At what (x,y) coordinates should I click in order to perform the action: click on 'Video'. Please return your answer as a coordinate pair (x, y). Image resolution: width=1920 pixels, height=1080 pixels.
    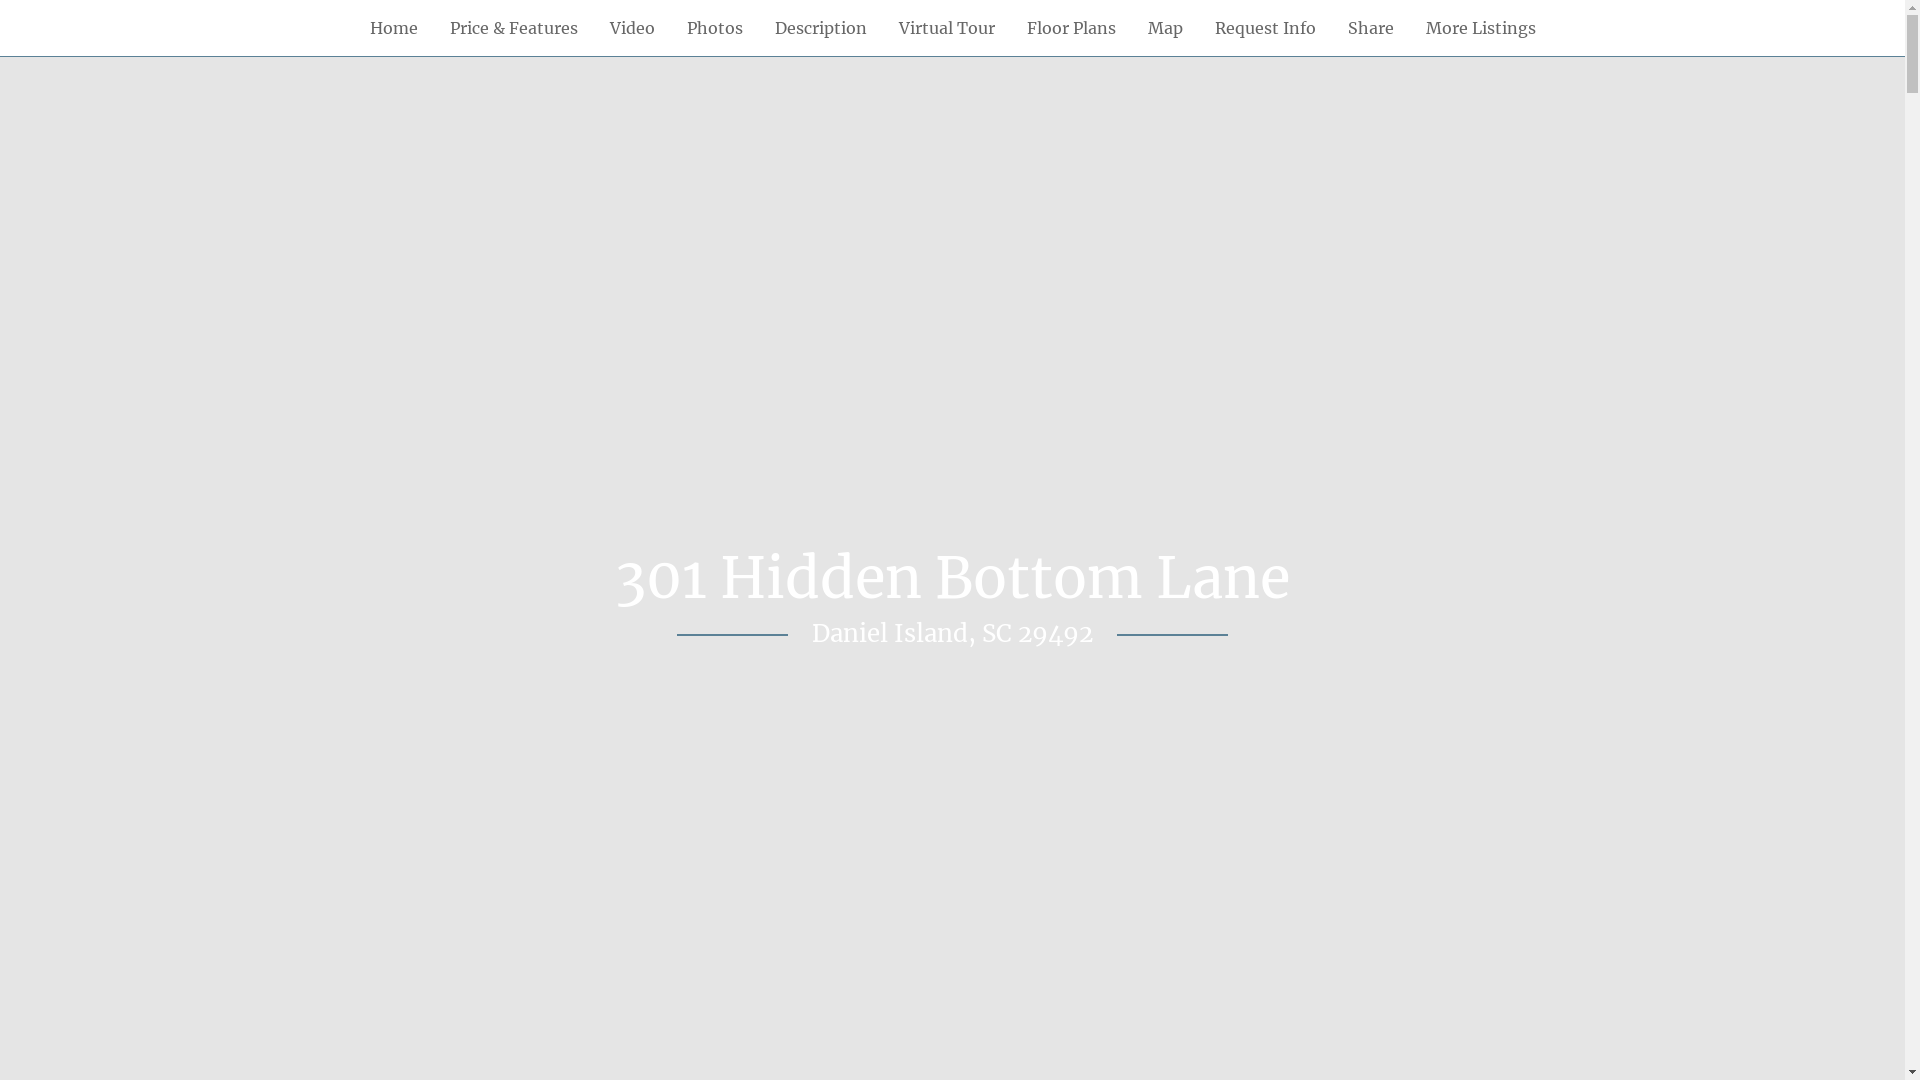
    Looking at the image, I should click on (631, 27).